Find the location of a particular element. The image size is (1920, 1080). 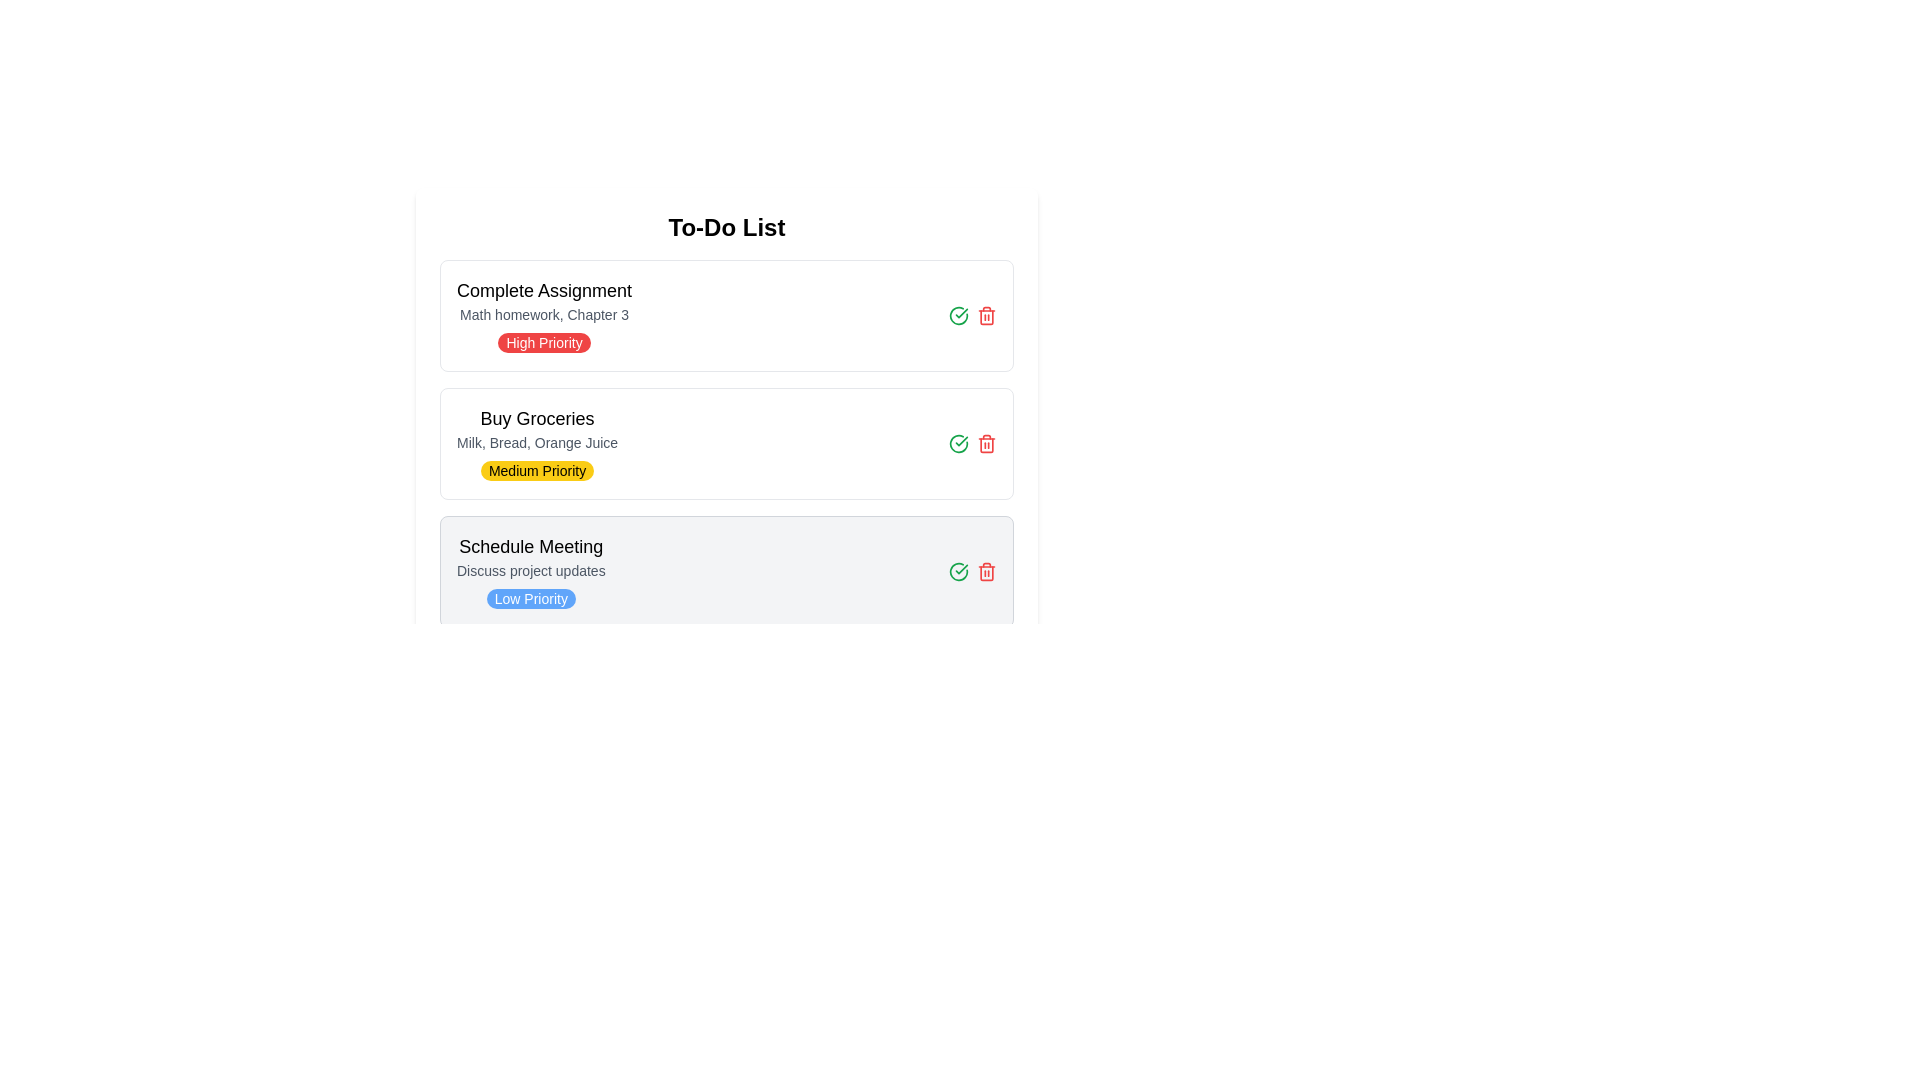

the delete button located to the right of the green checkmark icon in the 'Buy Groceries' row is located at coordinates (987, 442).